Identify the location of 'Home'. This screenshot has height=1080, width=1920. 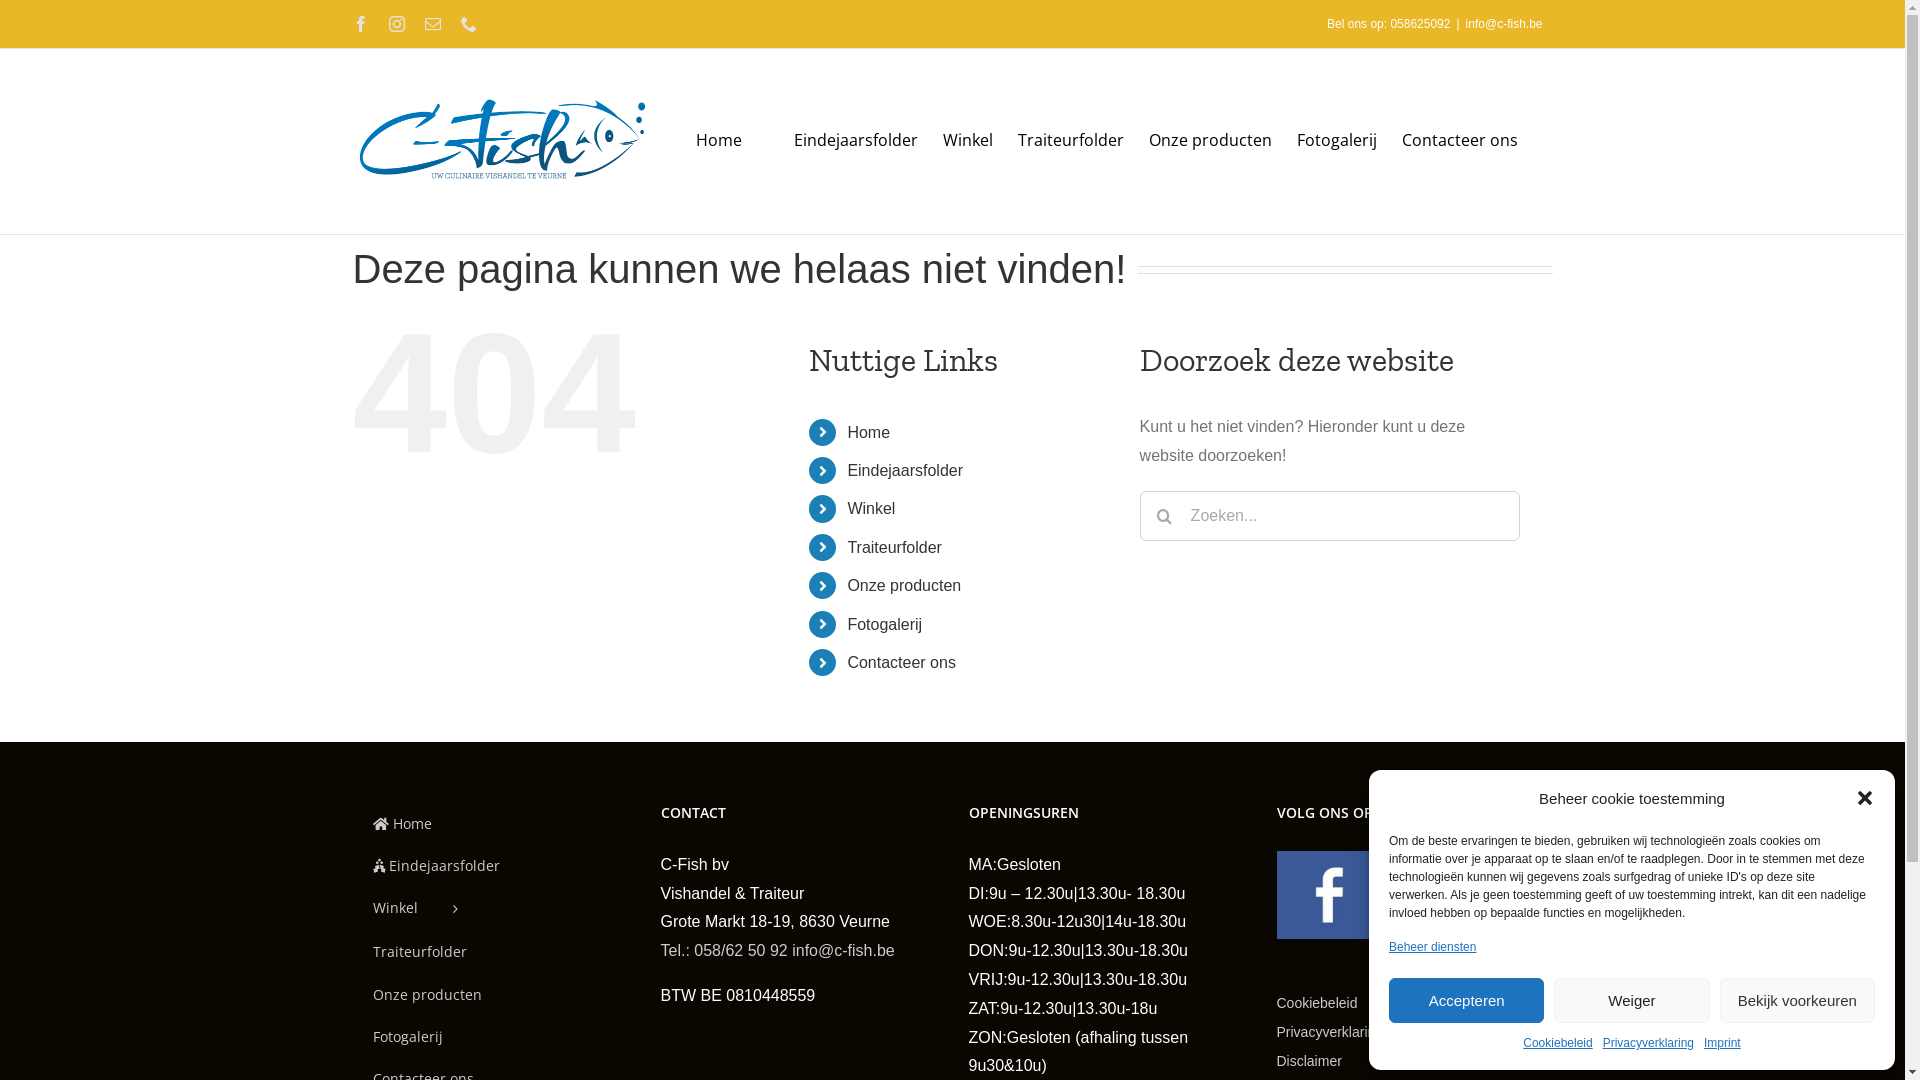
(351, 824).